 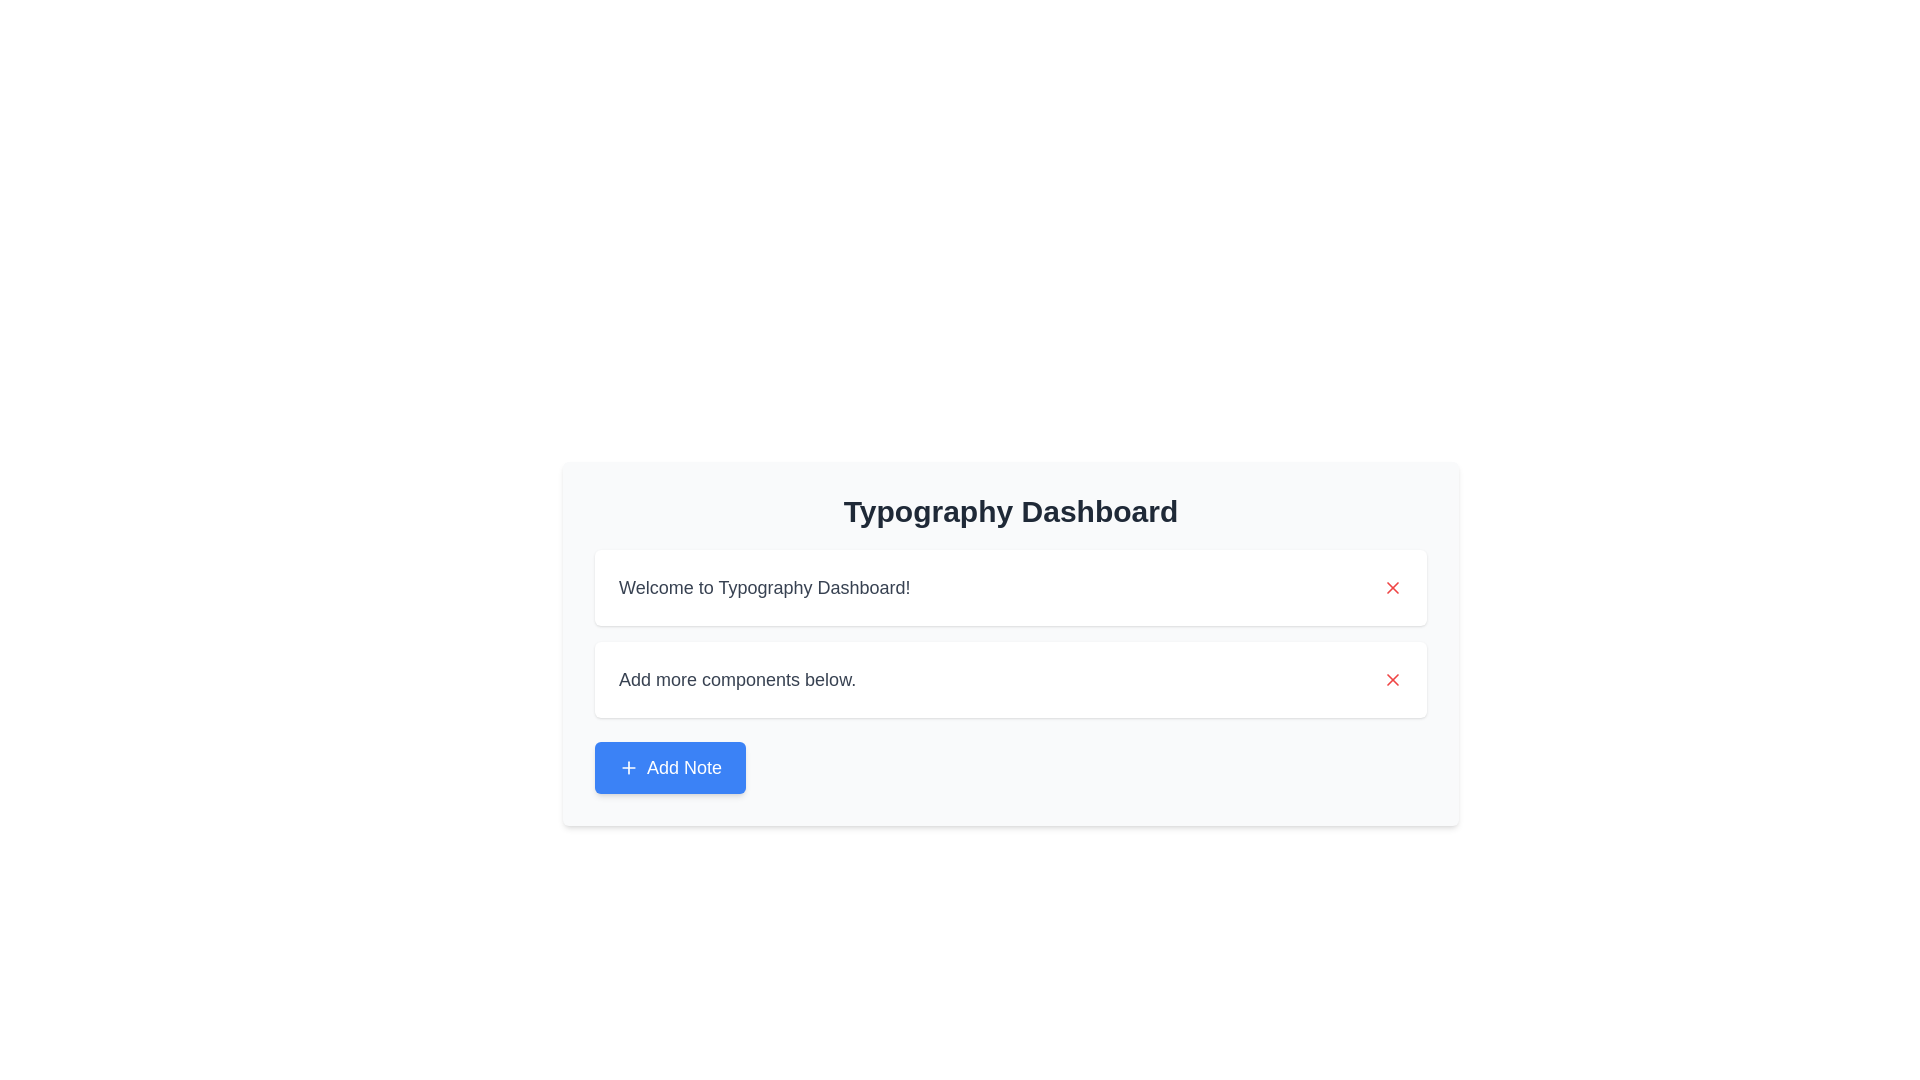 What do you see at coordinates (736, 678) in the screenshot?
I see `the static text element displaying 'Add more components below.' which is located in the main content area below the header 'Typography Dashboard'` at bounding box center [736, 678].